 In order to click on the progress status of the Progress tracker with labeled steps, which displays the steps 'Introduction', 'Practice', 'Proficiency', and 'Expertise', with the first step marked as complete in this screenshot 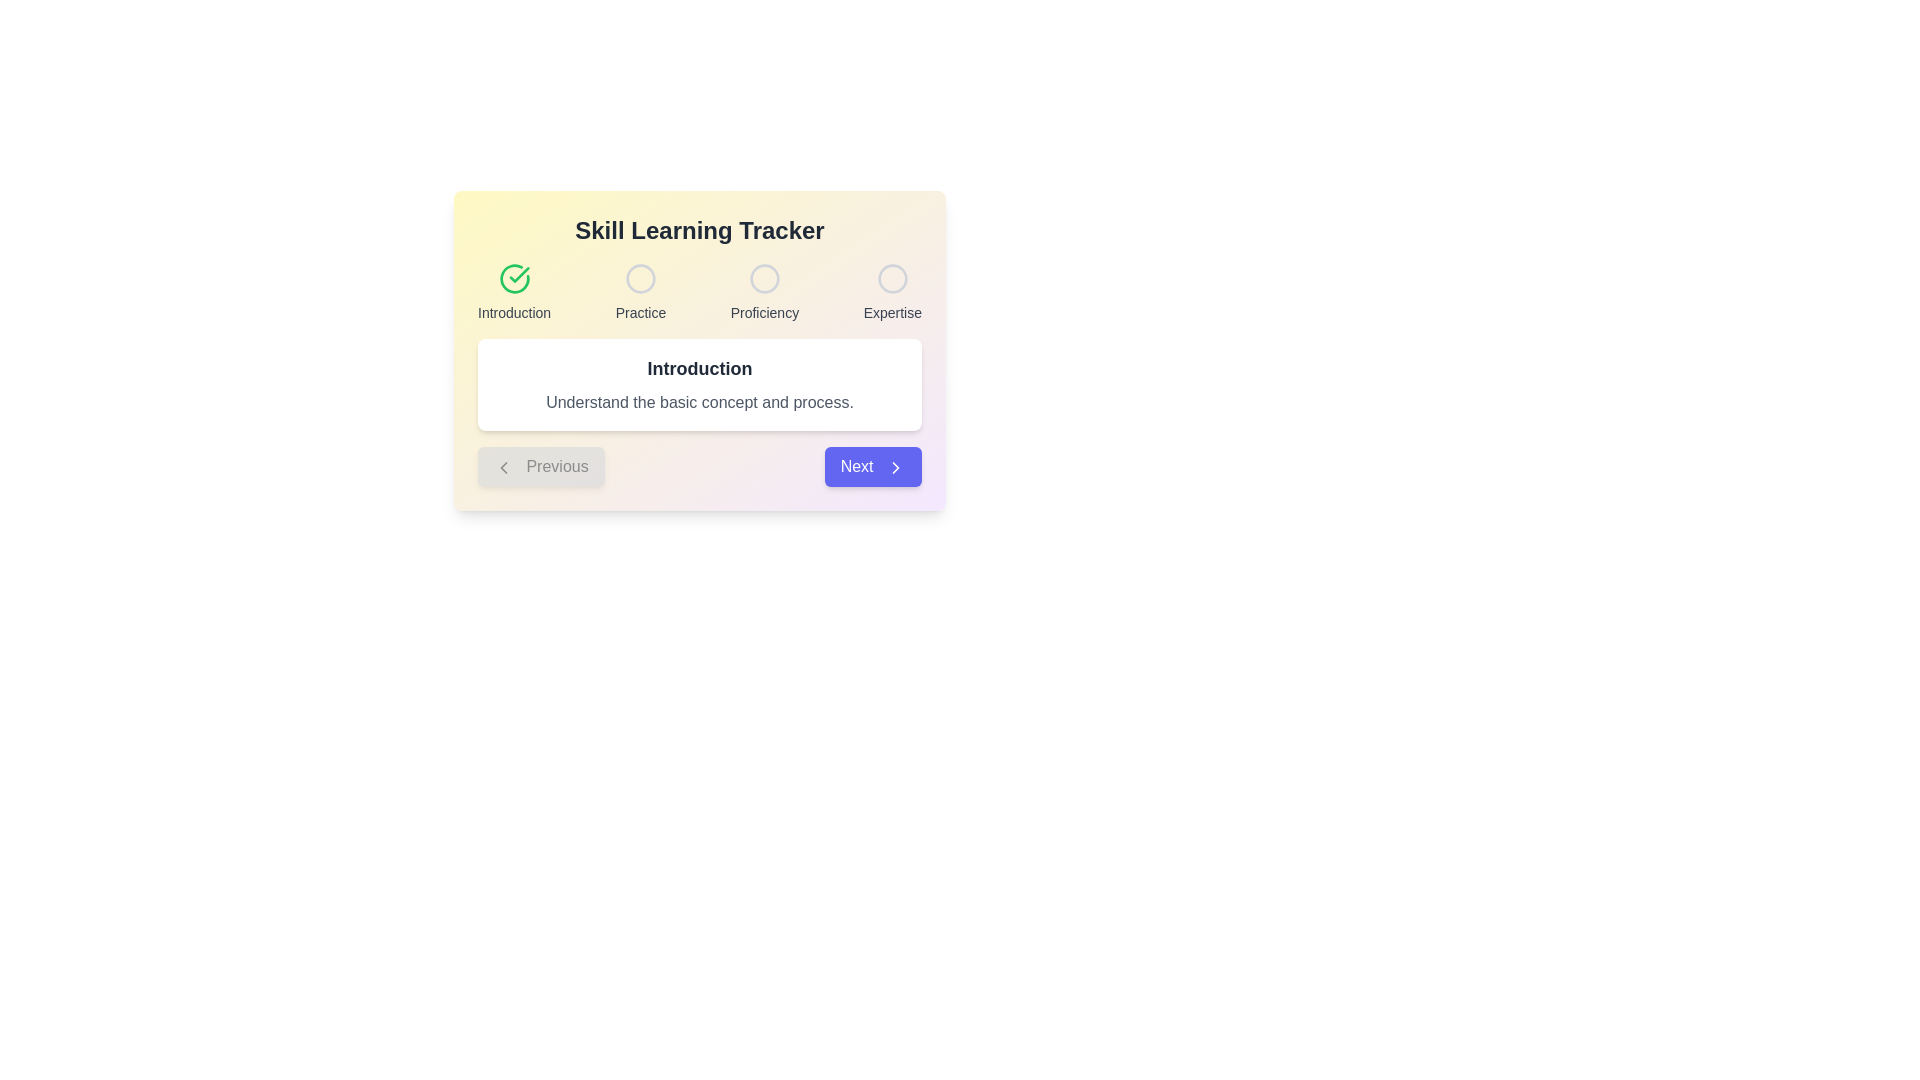, I will do `click(700, 293)`.